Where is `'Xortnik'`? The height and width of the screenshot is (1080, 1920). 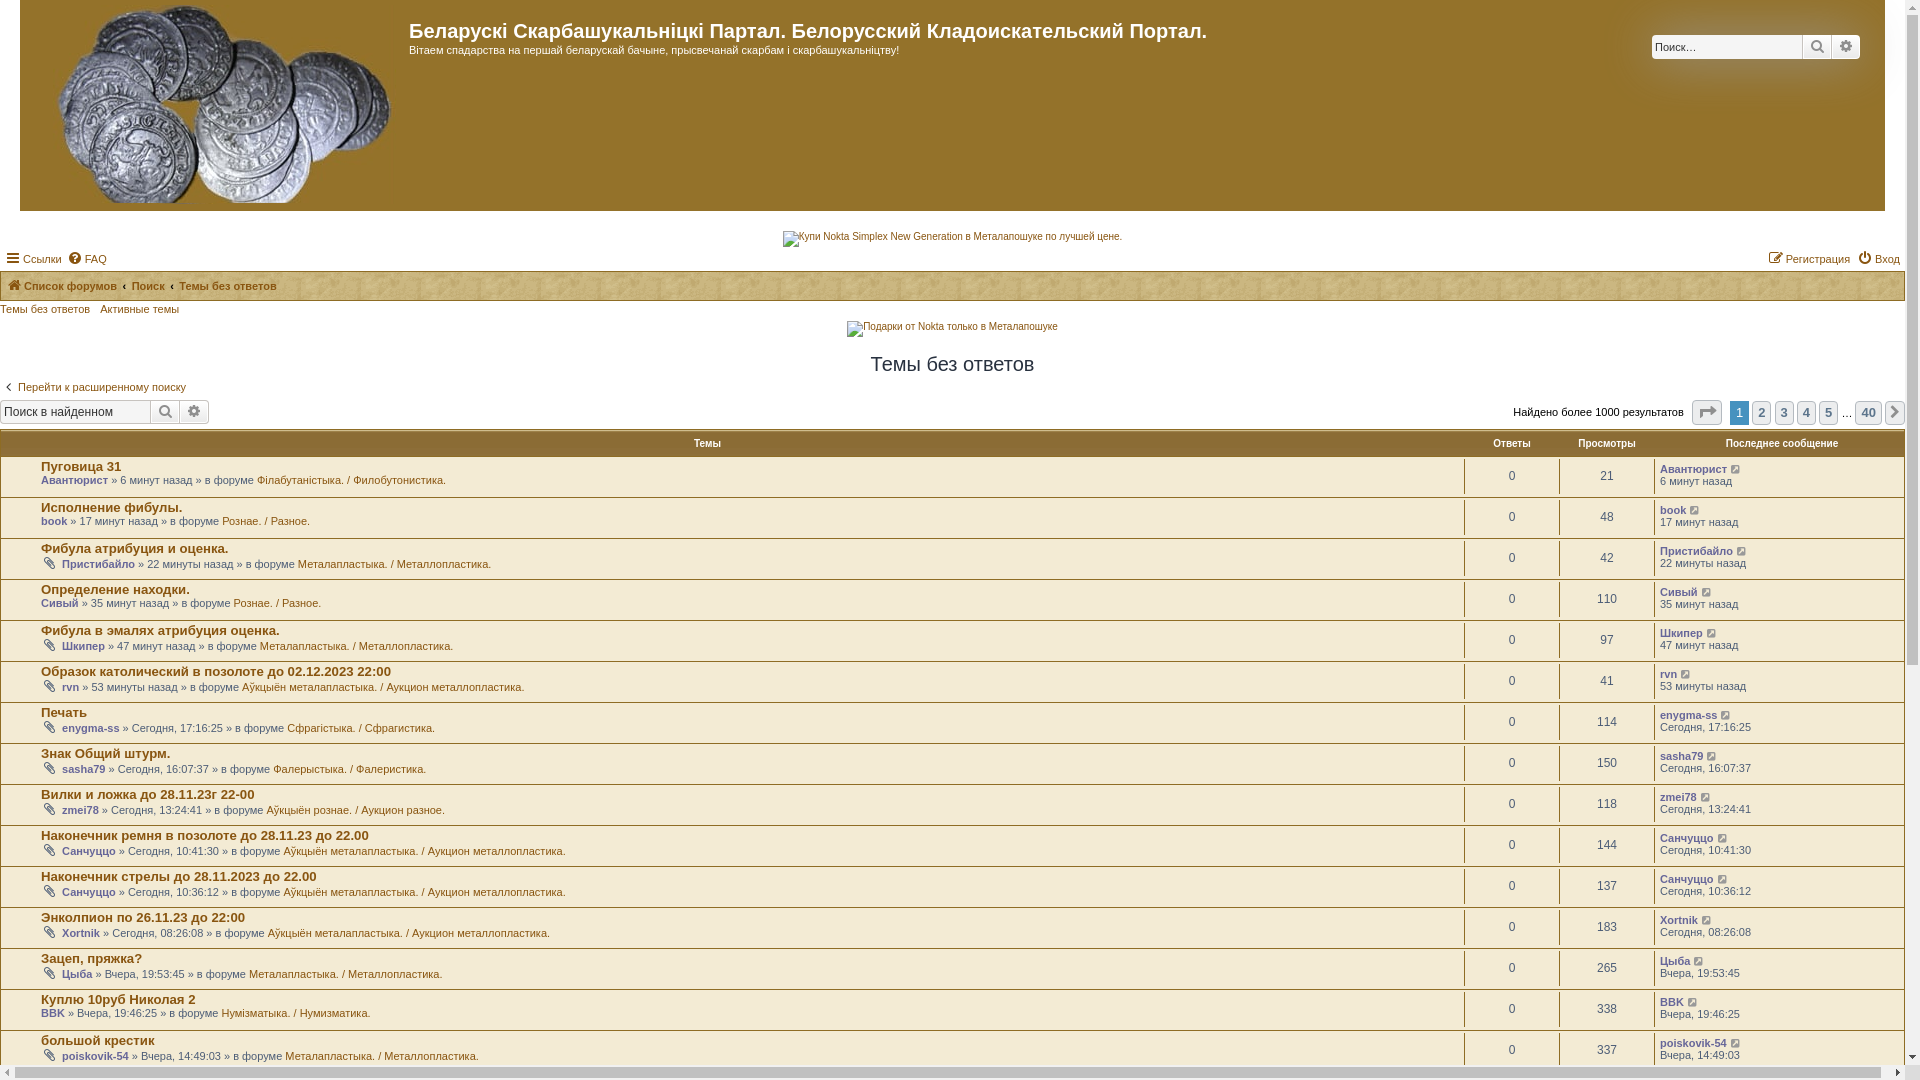
'Xortnik' is located at coordinates (62, 933).